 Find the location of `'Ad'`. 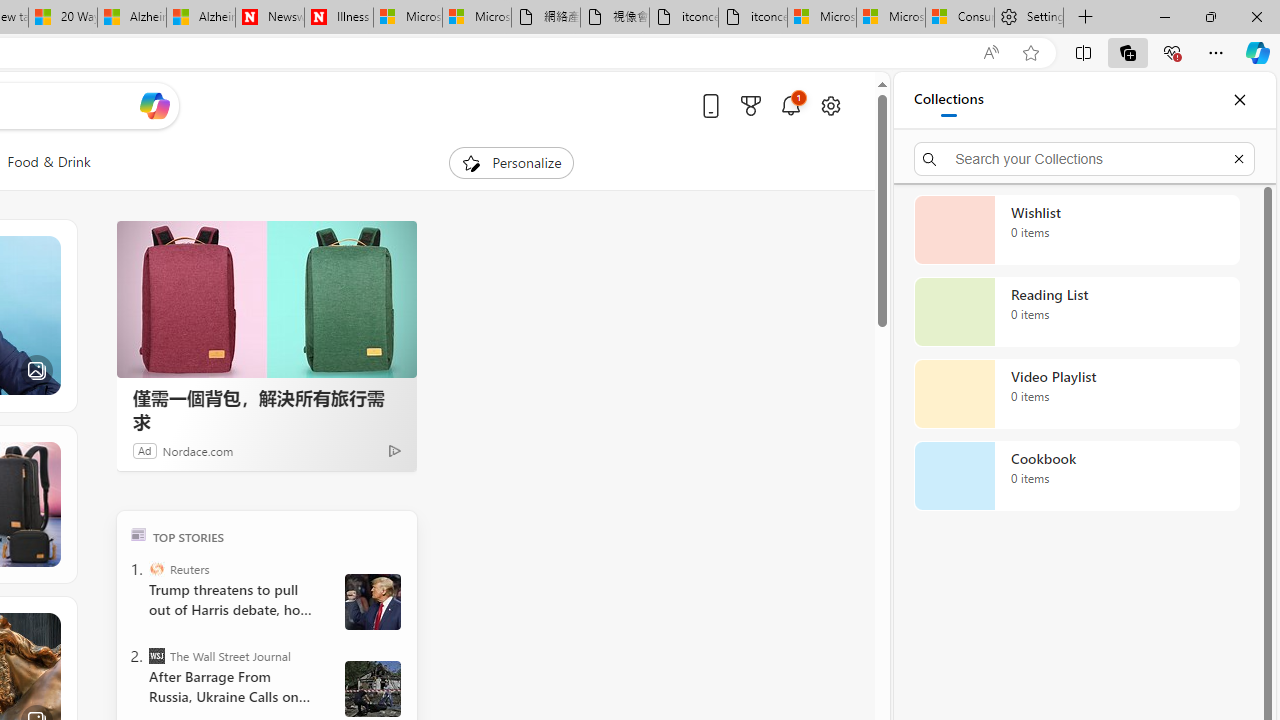

'Ad' is located at coordinates (144, 450).